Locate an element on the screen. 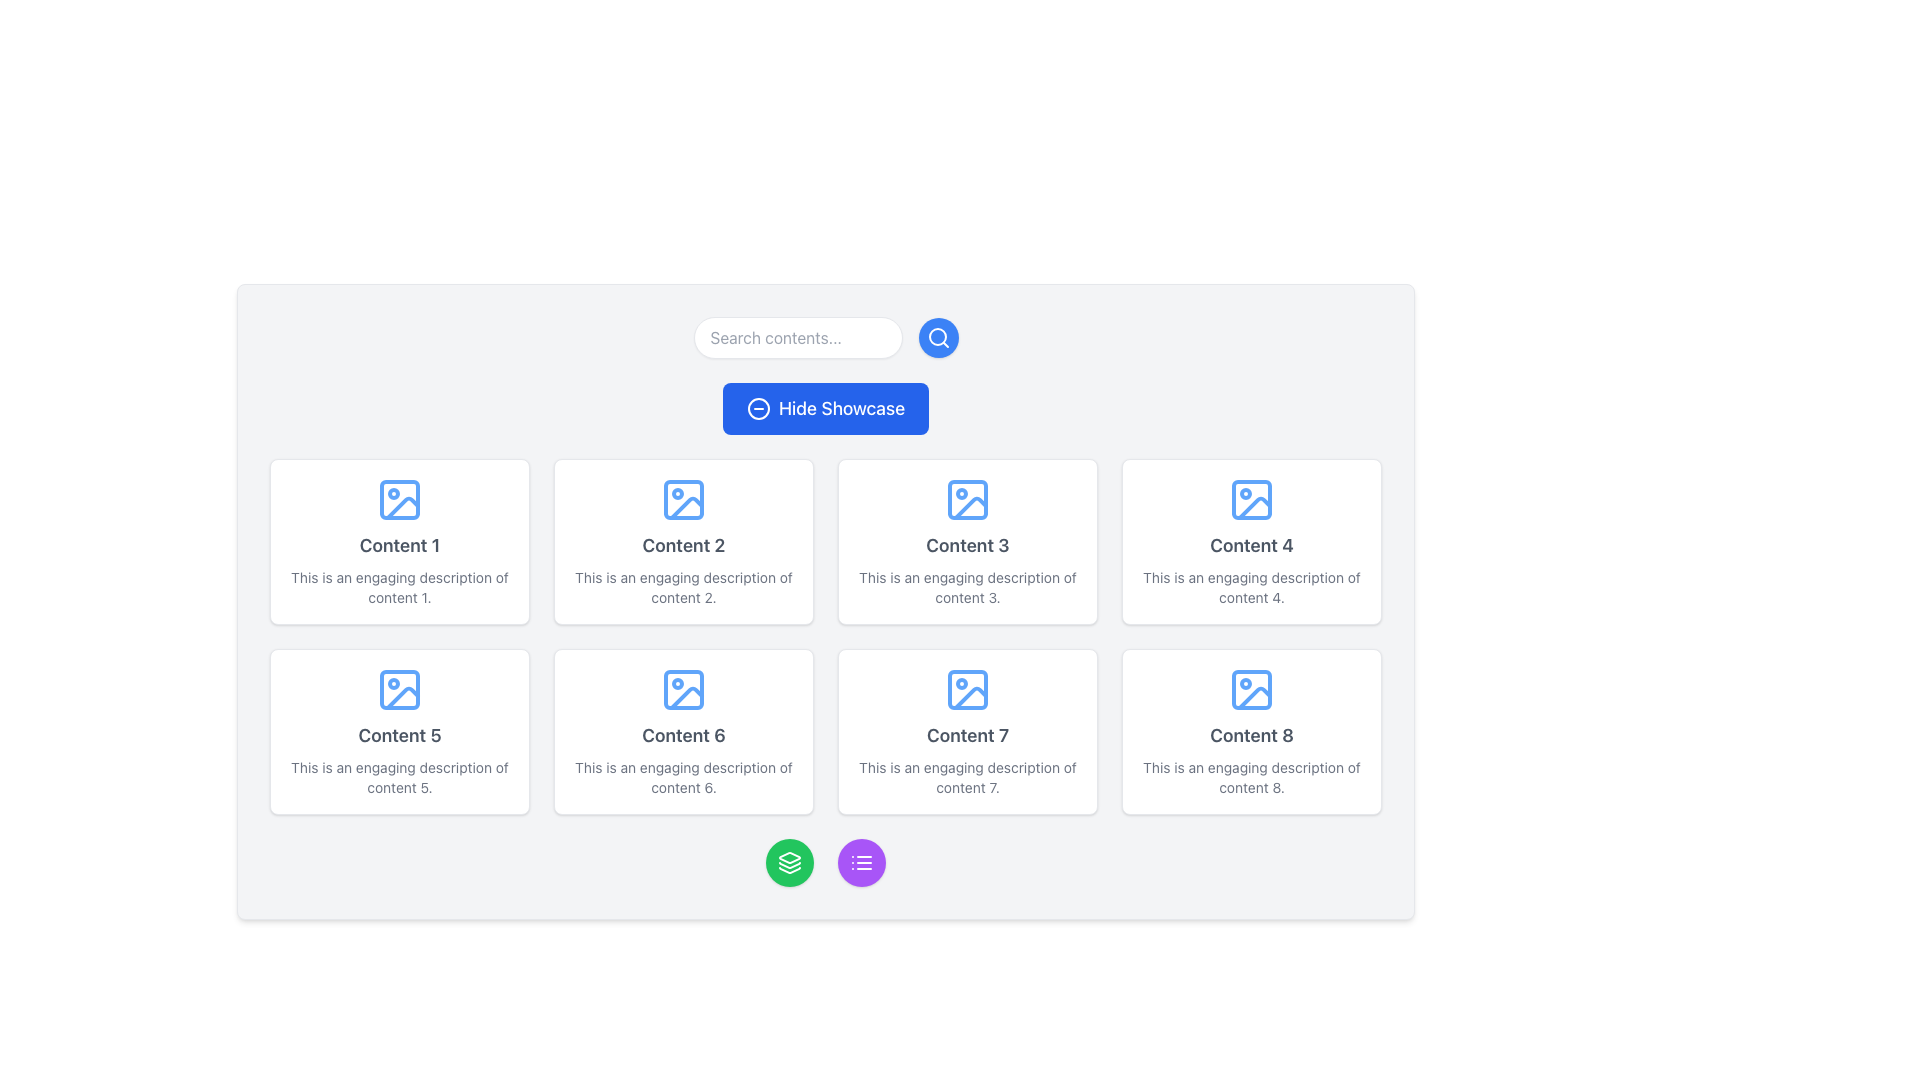 Image resolution: width=1920 pixels, height=1080 pixels. the decorative rectangle in the SVG graphic that represents 'Content 5', located in the first item of the second row of the content grid is located at coordinates (399, 689).